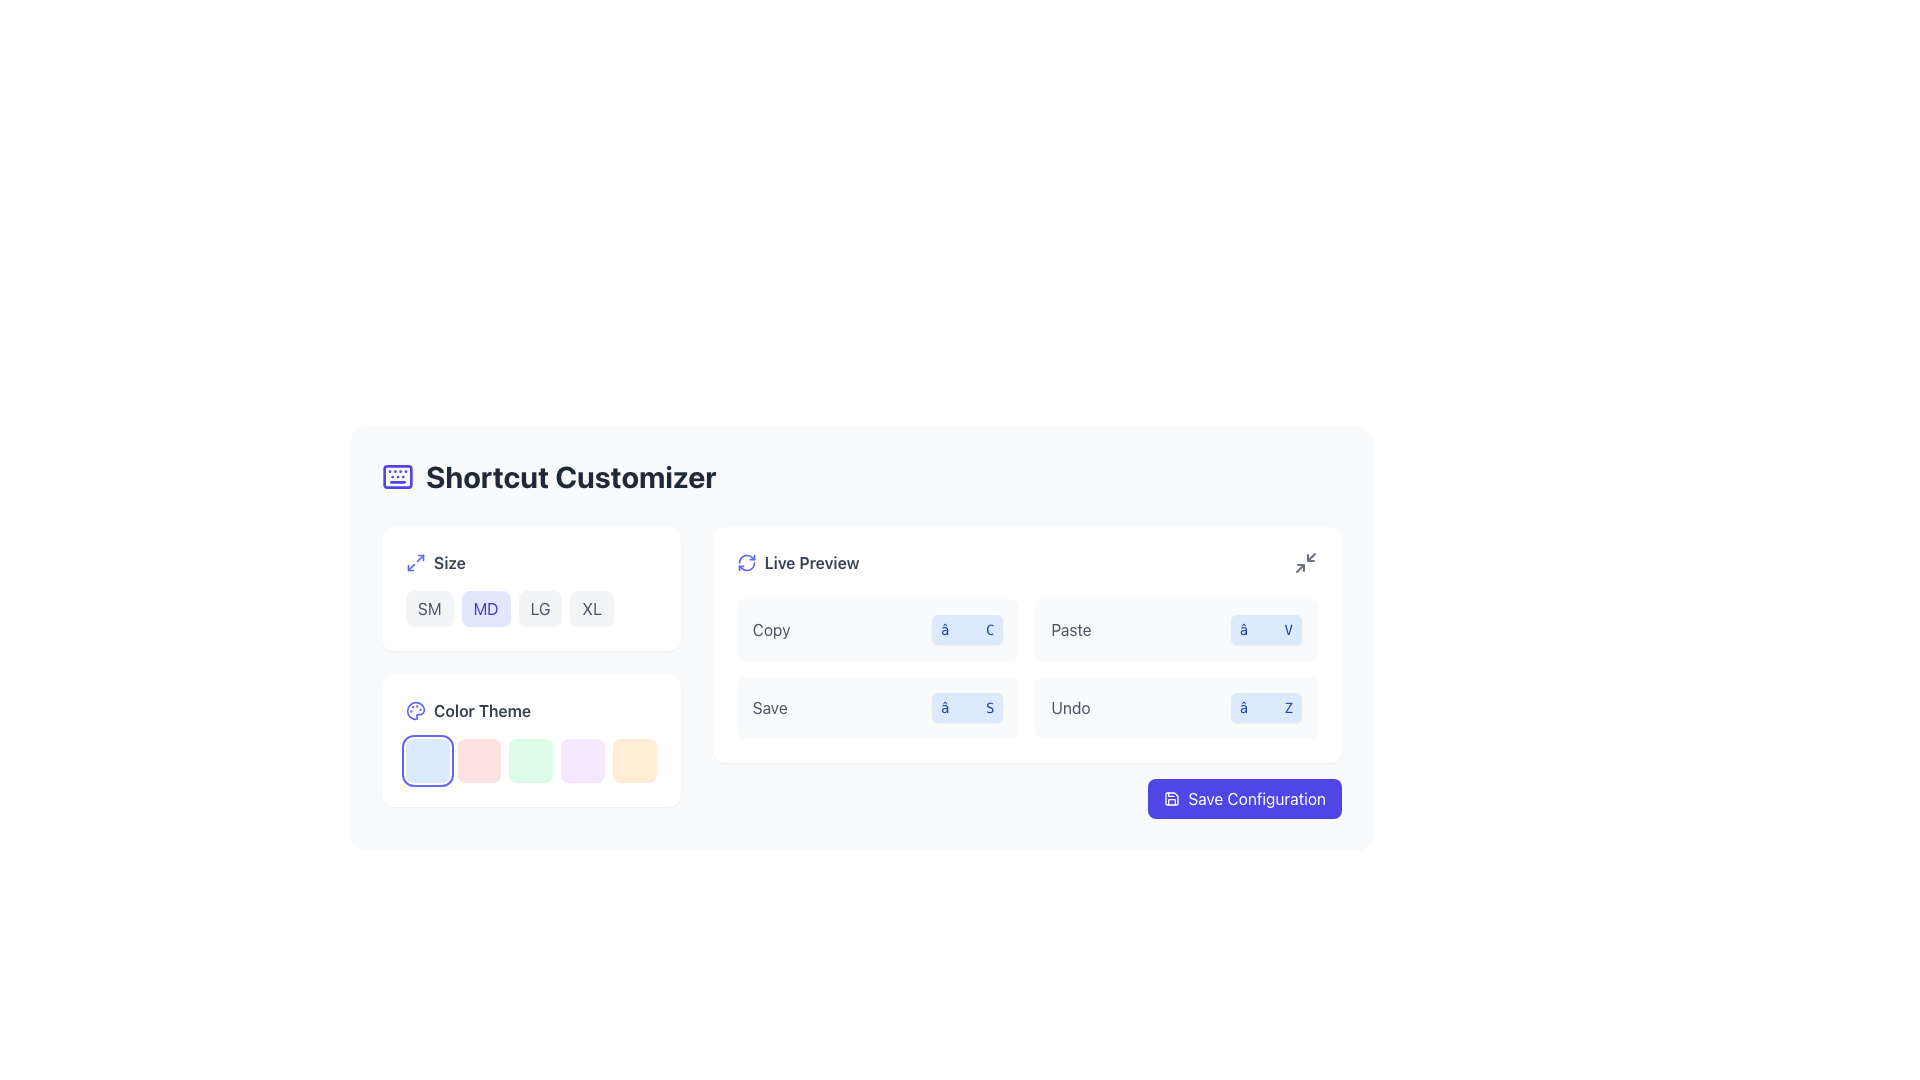 This screenshot has width=1920, height=1080. I want to click on the color square in the 'Color Theme' section located under 'Size', so click(531, 740).